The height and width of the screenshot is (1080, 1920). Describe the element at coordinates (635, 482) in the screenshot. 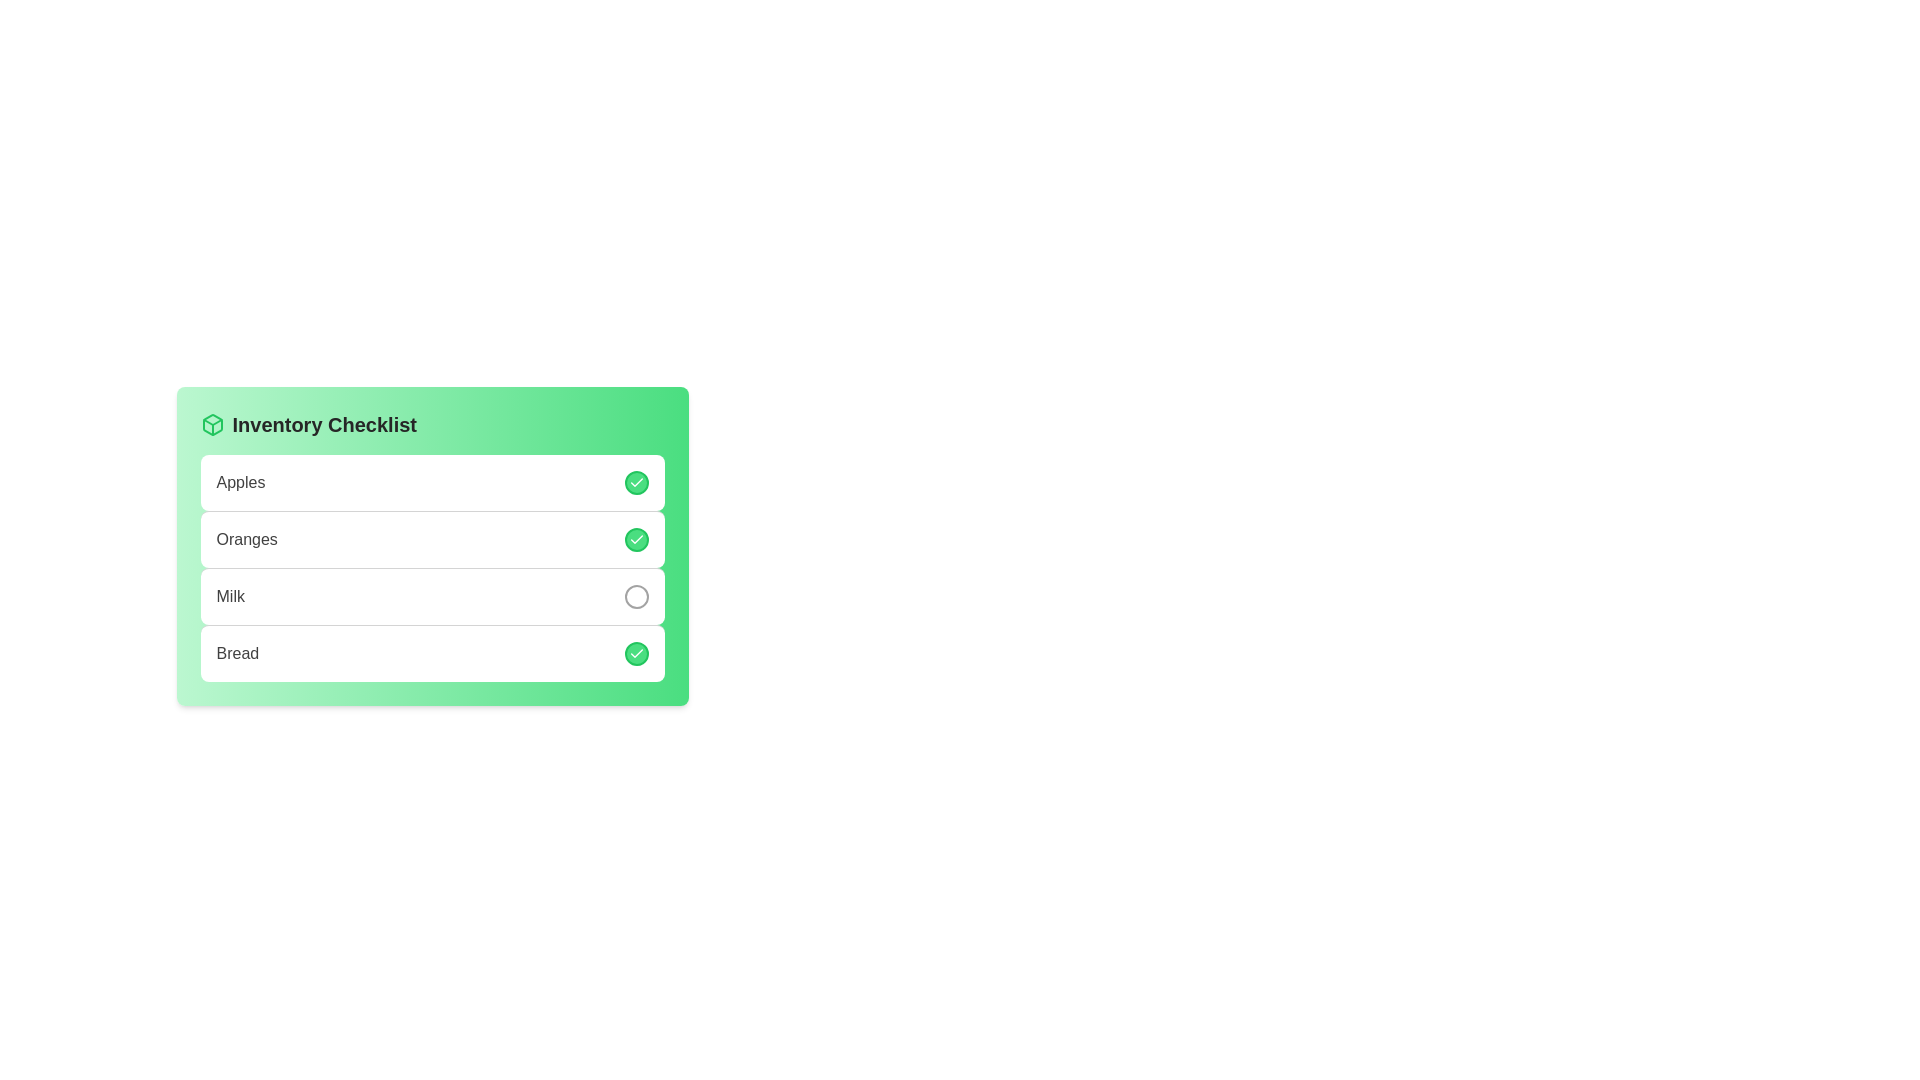

I see `the green checkmark button located on the right side of the 'Apples' row in the checklist interface` at that location.